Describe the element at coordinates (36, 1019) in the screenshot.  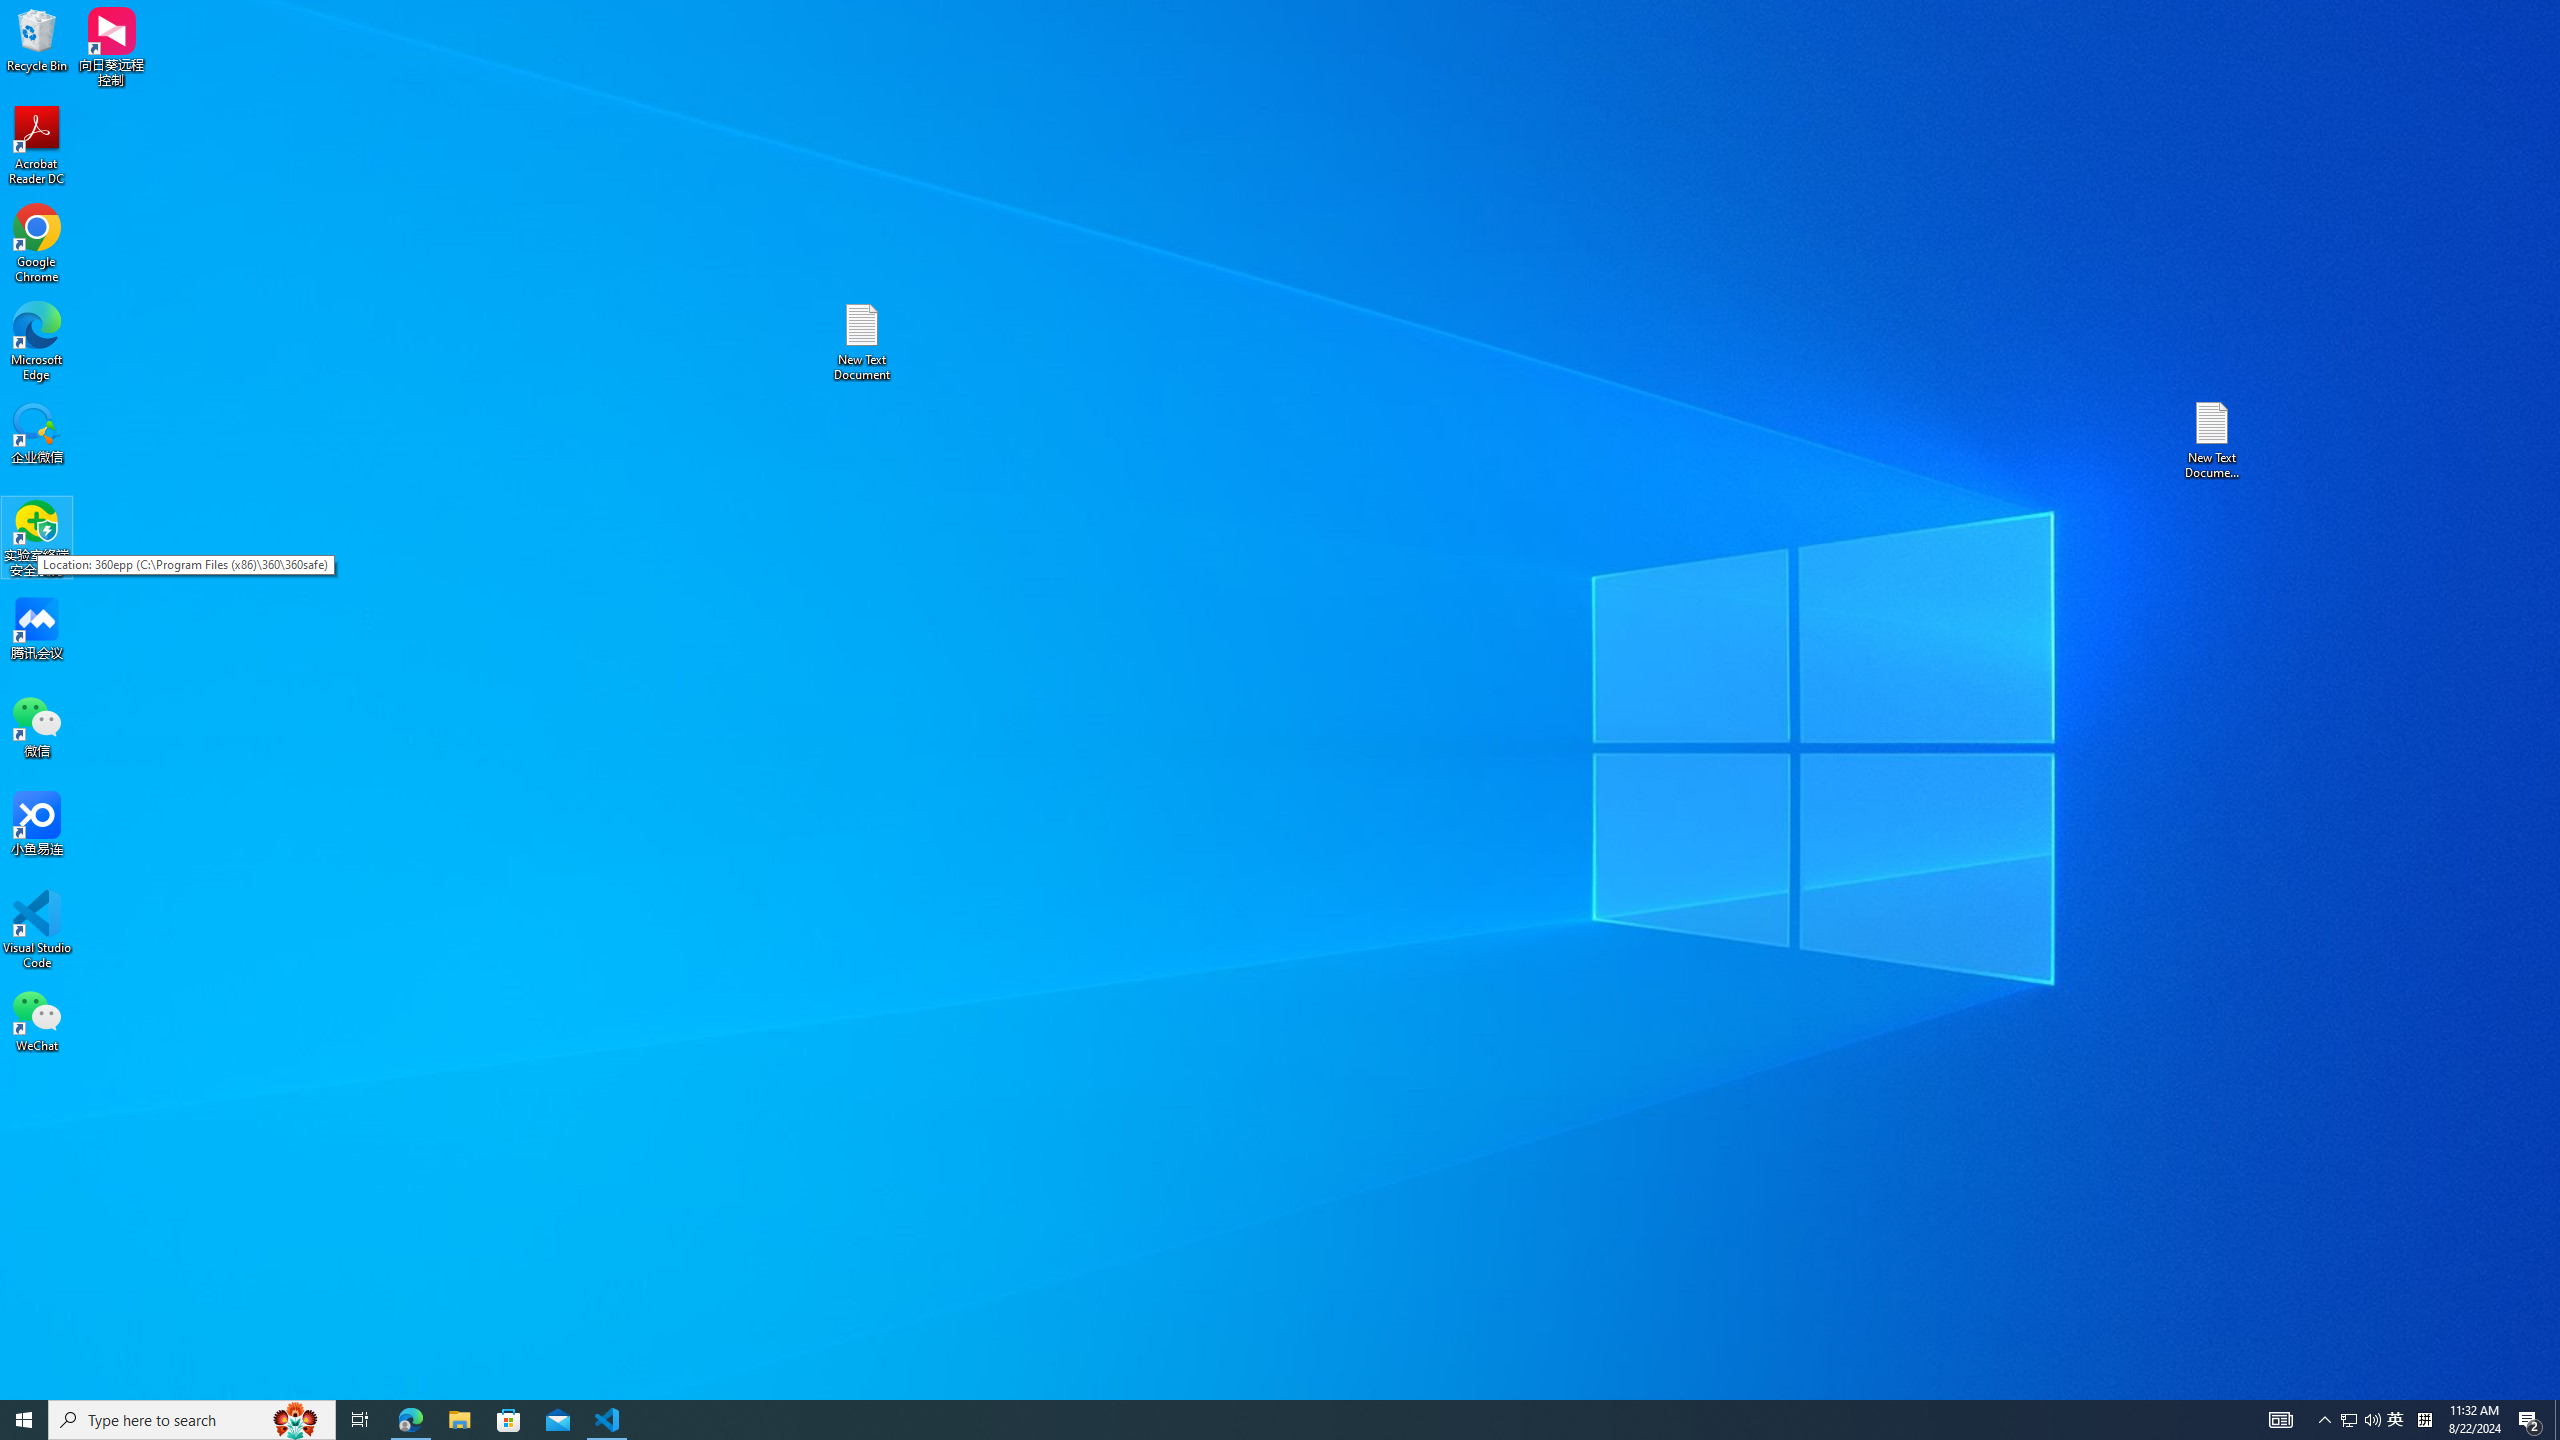
I see `'WeChat'` at that location.